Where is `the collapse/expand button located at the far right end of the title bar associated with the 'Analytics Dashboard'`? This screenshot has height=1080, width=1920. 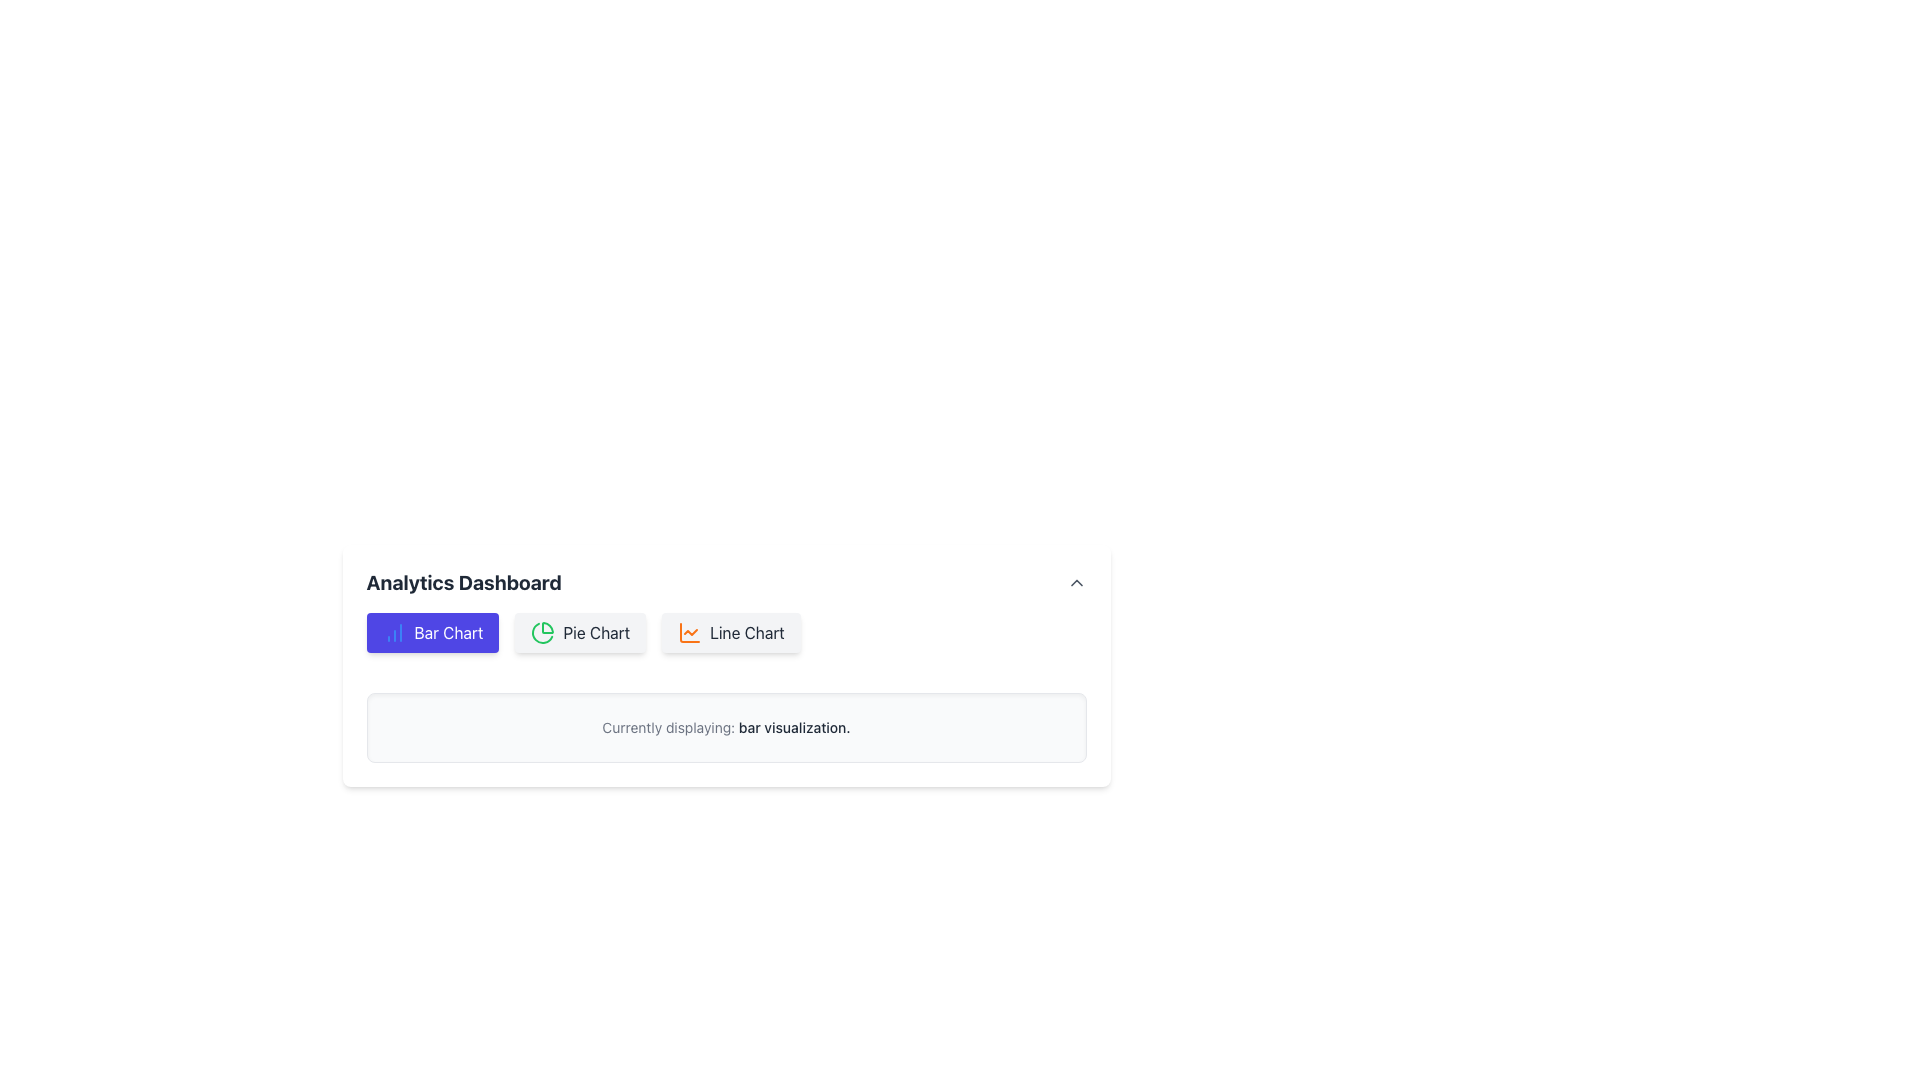
the collapse/expand button located at the far right end of the title bar associated with the 'Analytics Dashboard' is located at coordinates (1075, 582).